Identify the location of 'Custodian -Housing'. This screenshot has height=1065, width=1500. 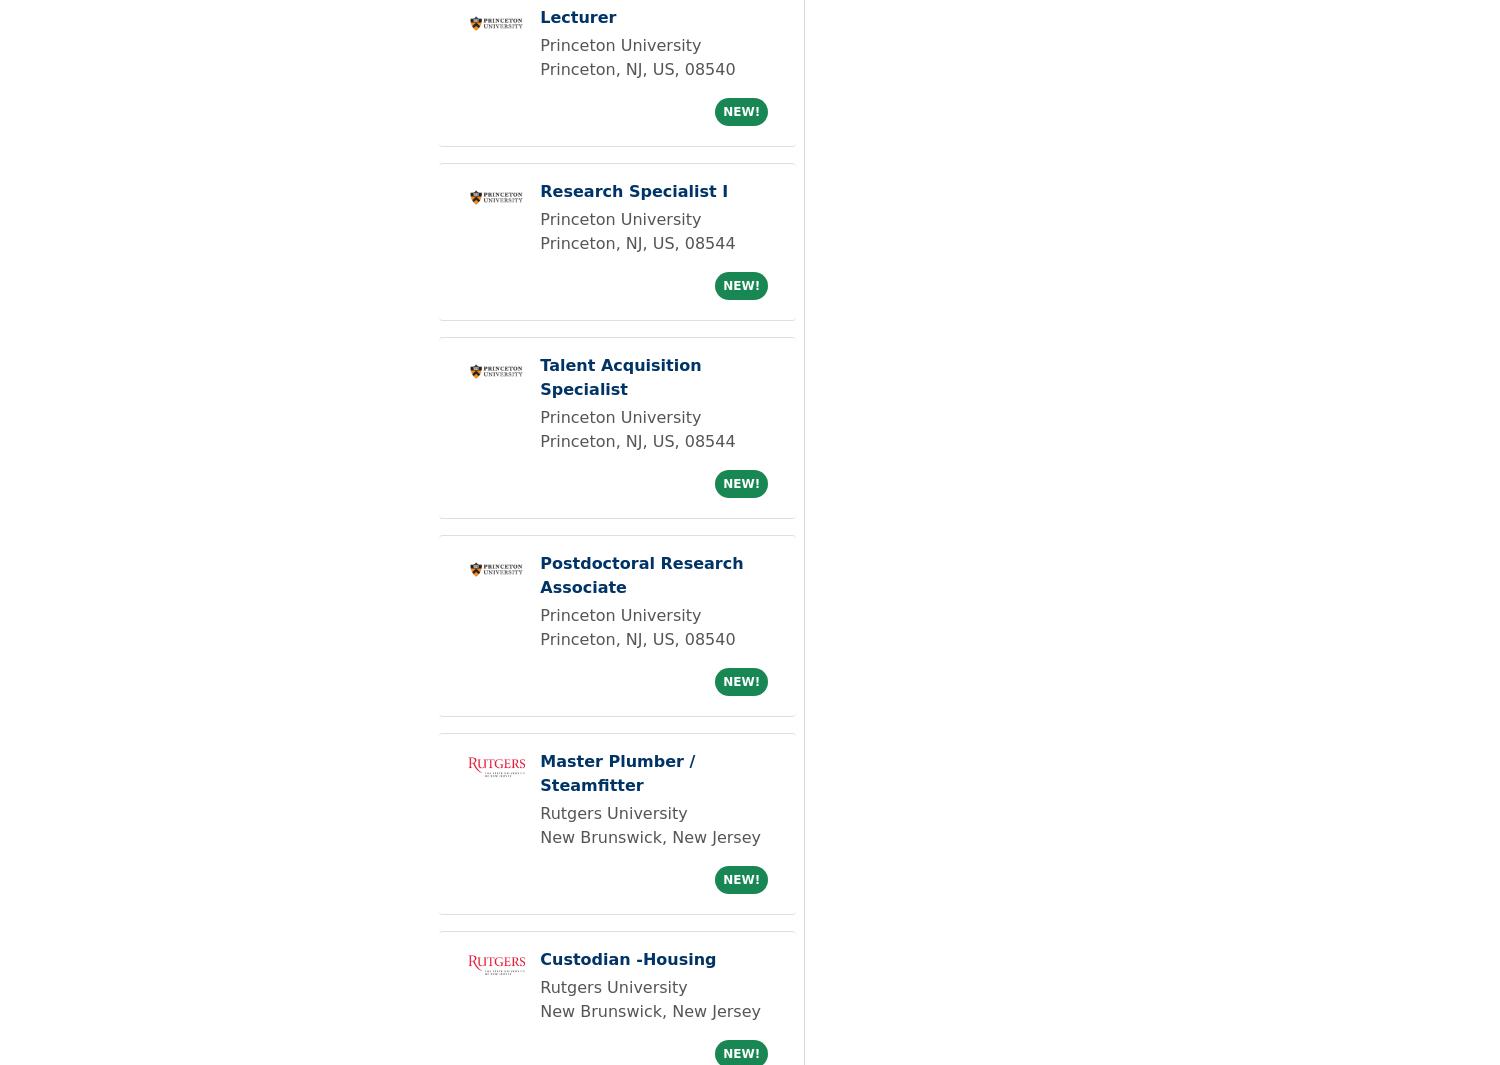
(628, 959).